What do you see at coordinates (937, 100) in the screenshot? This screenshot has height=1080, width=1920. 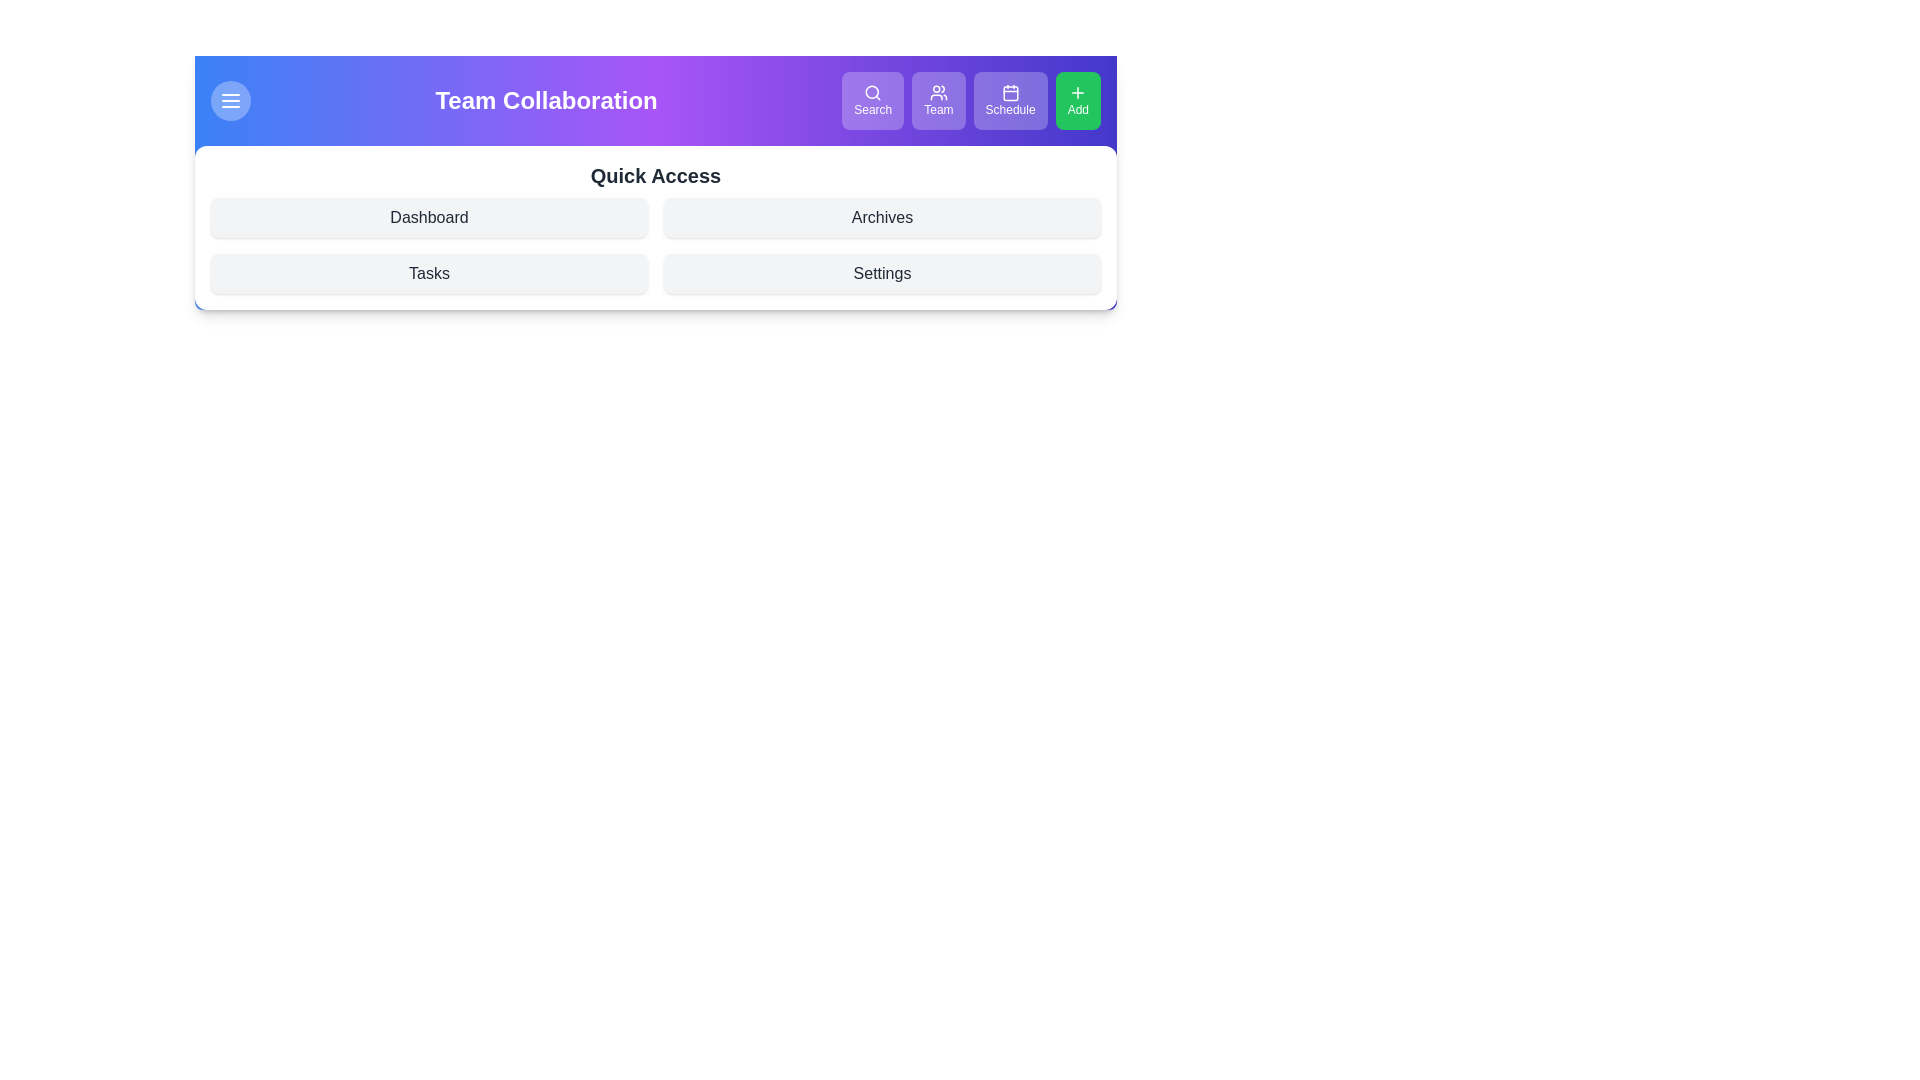 I see `the Team button in the navigation bar` at bounding box center [937, 100].